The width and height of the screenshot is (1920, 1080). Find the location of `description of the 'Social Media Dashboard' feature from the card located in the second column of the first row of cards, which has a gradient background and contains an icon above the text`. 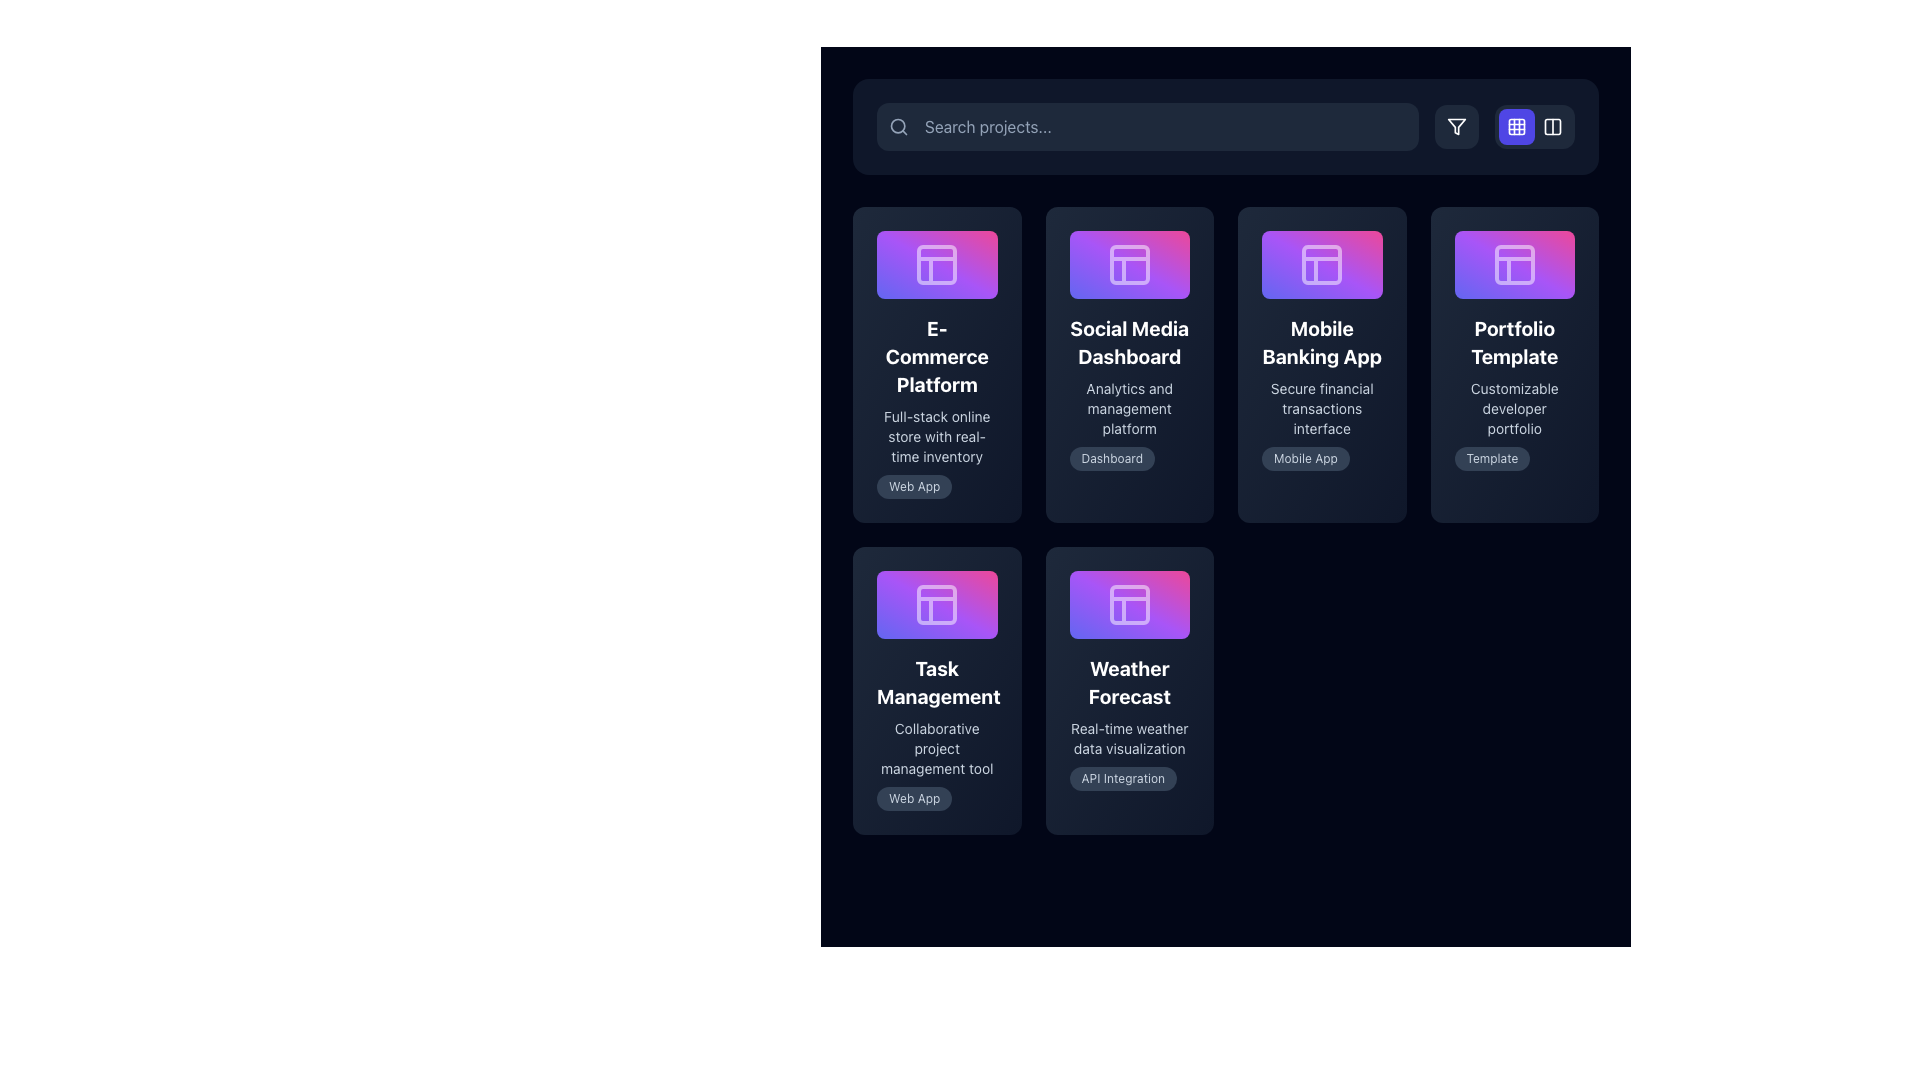

description of the 'Social Media Dashboard' feature from the card located in the second column of the first row of cards, which has a gradient background and contains an icon above the text is located at coordinates (1129, 392).